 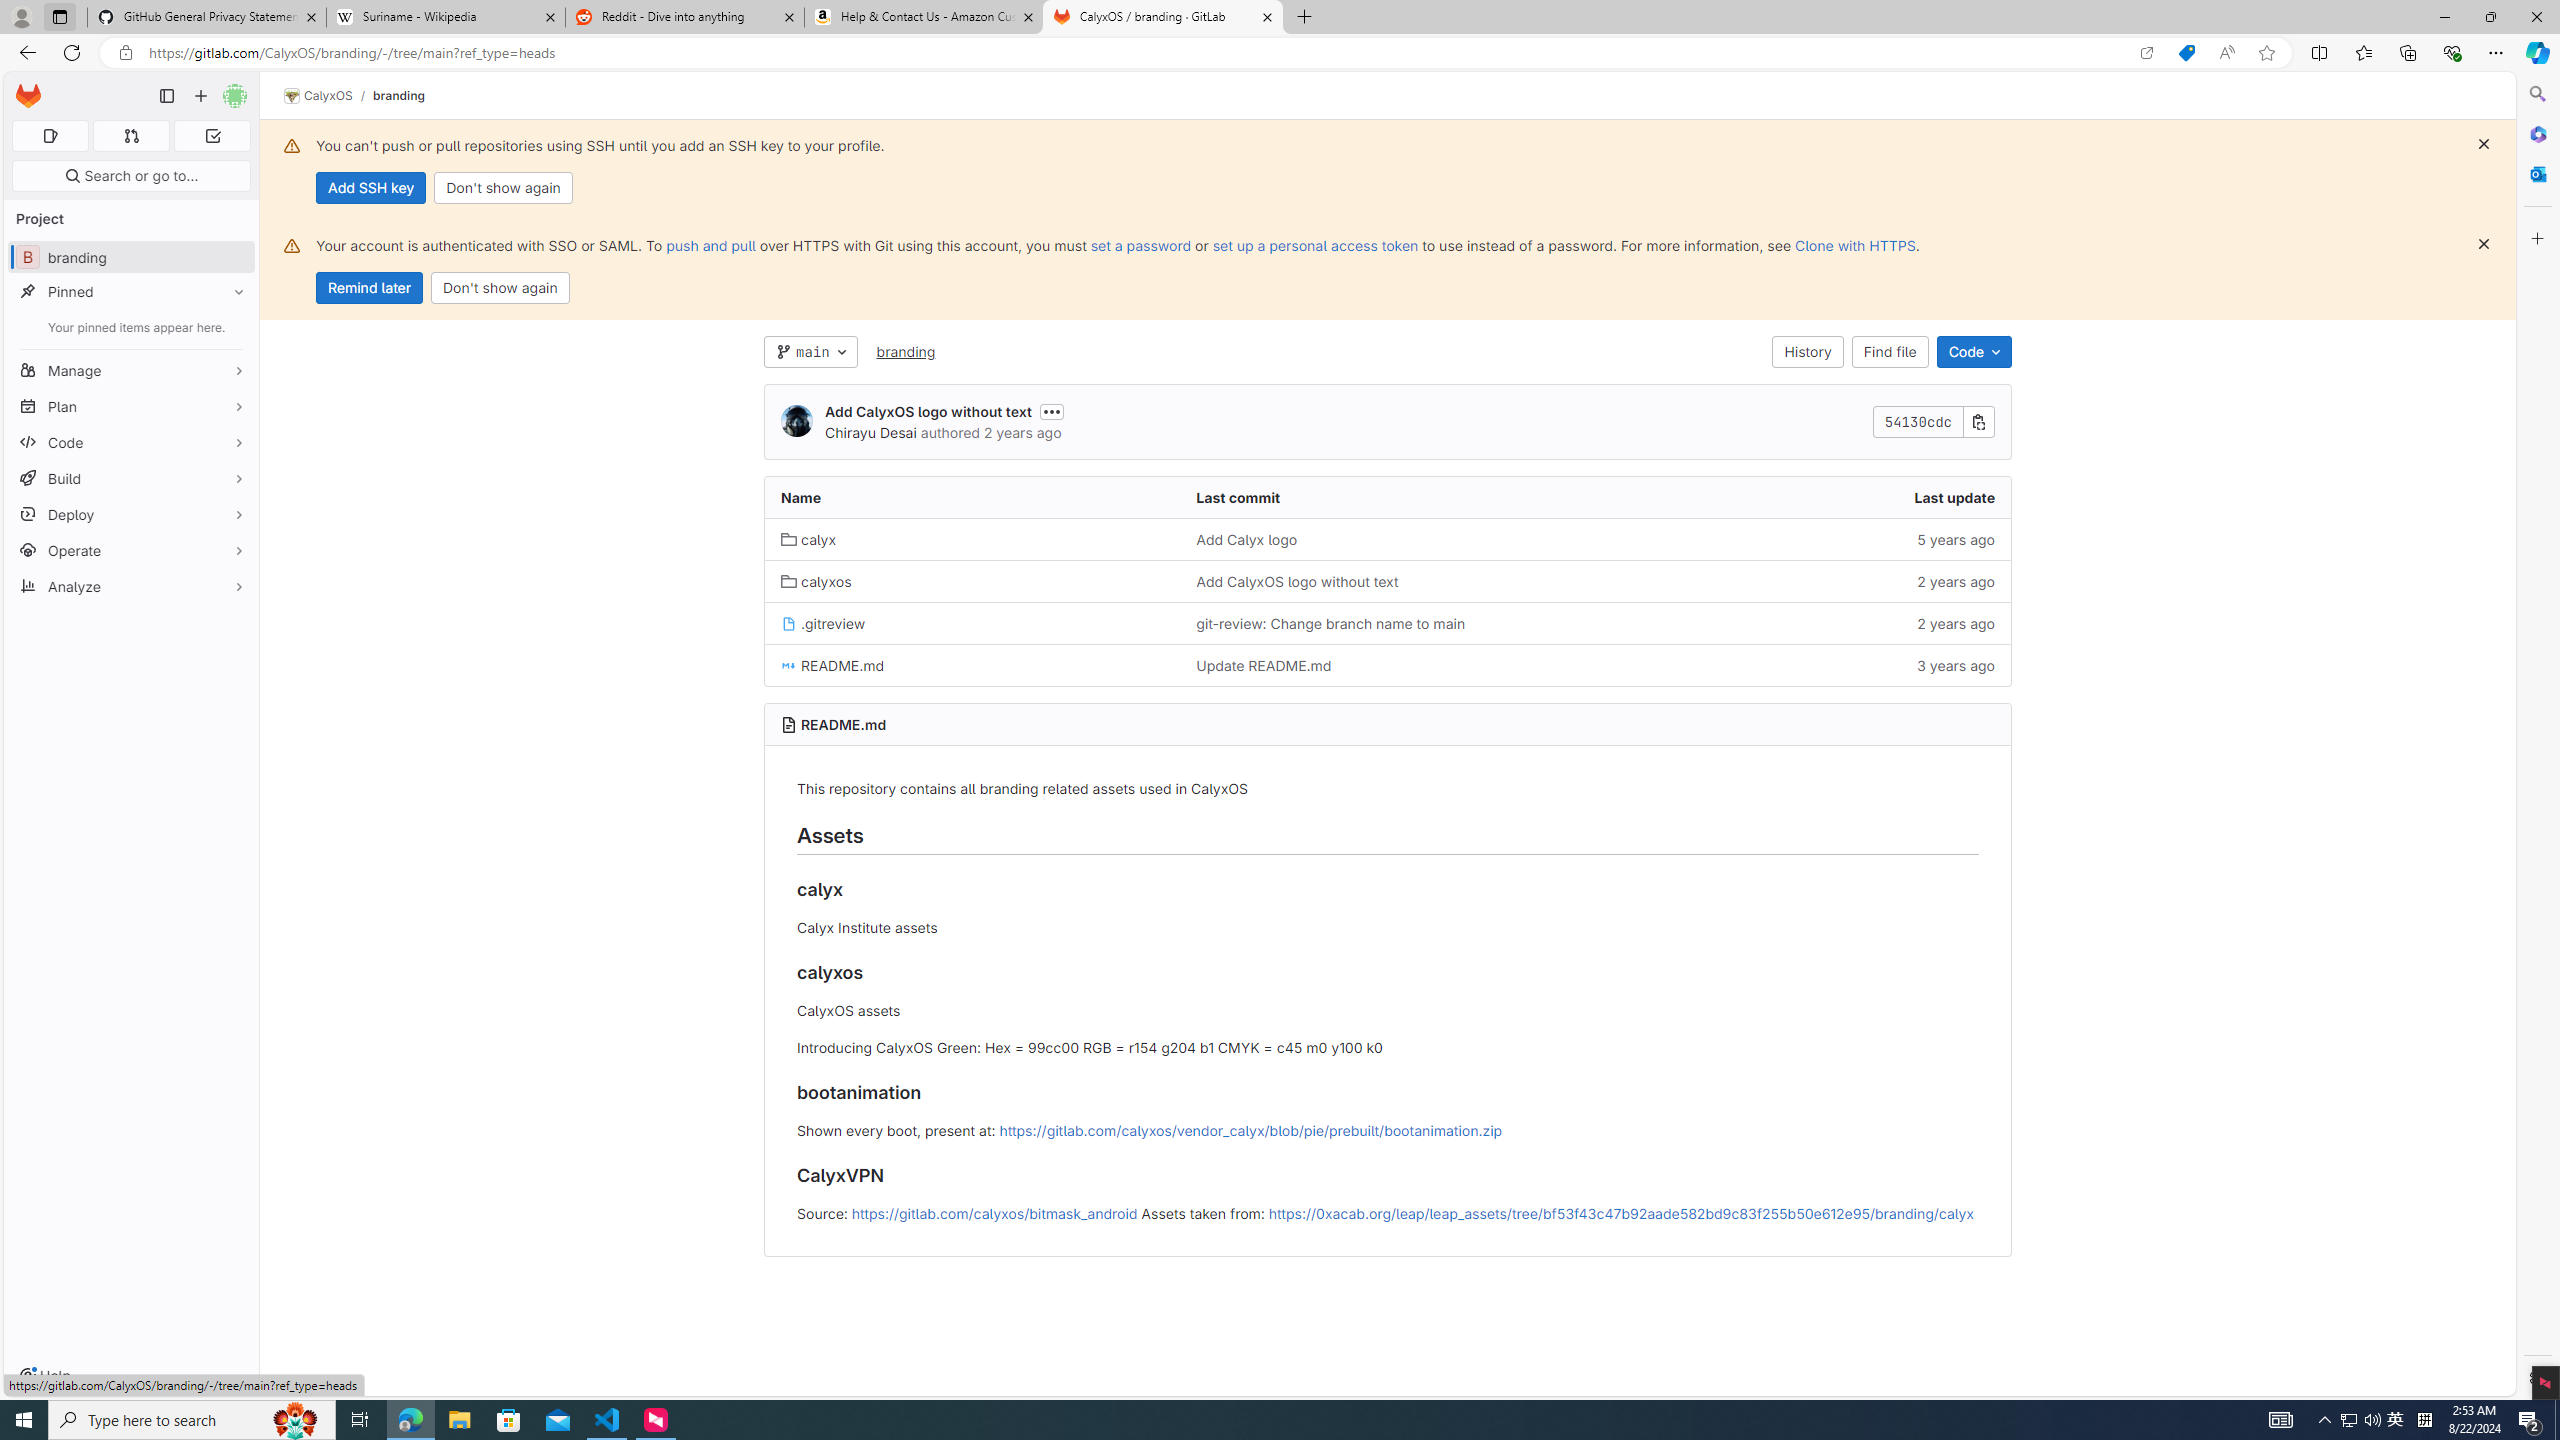 I want to click on 'Open in app', so click(x=2145, y=53).